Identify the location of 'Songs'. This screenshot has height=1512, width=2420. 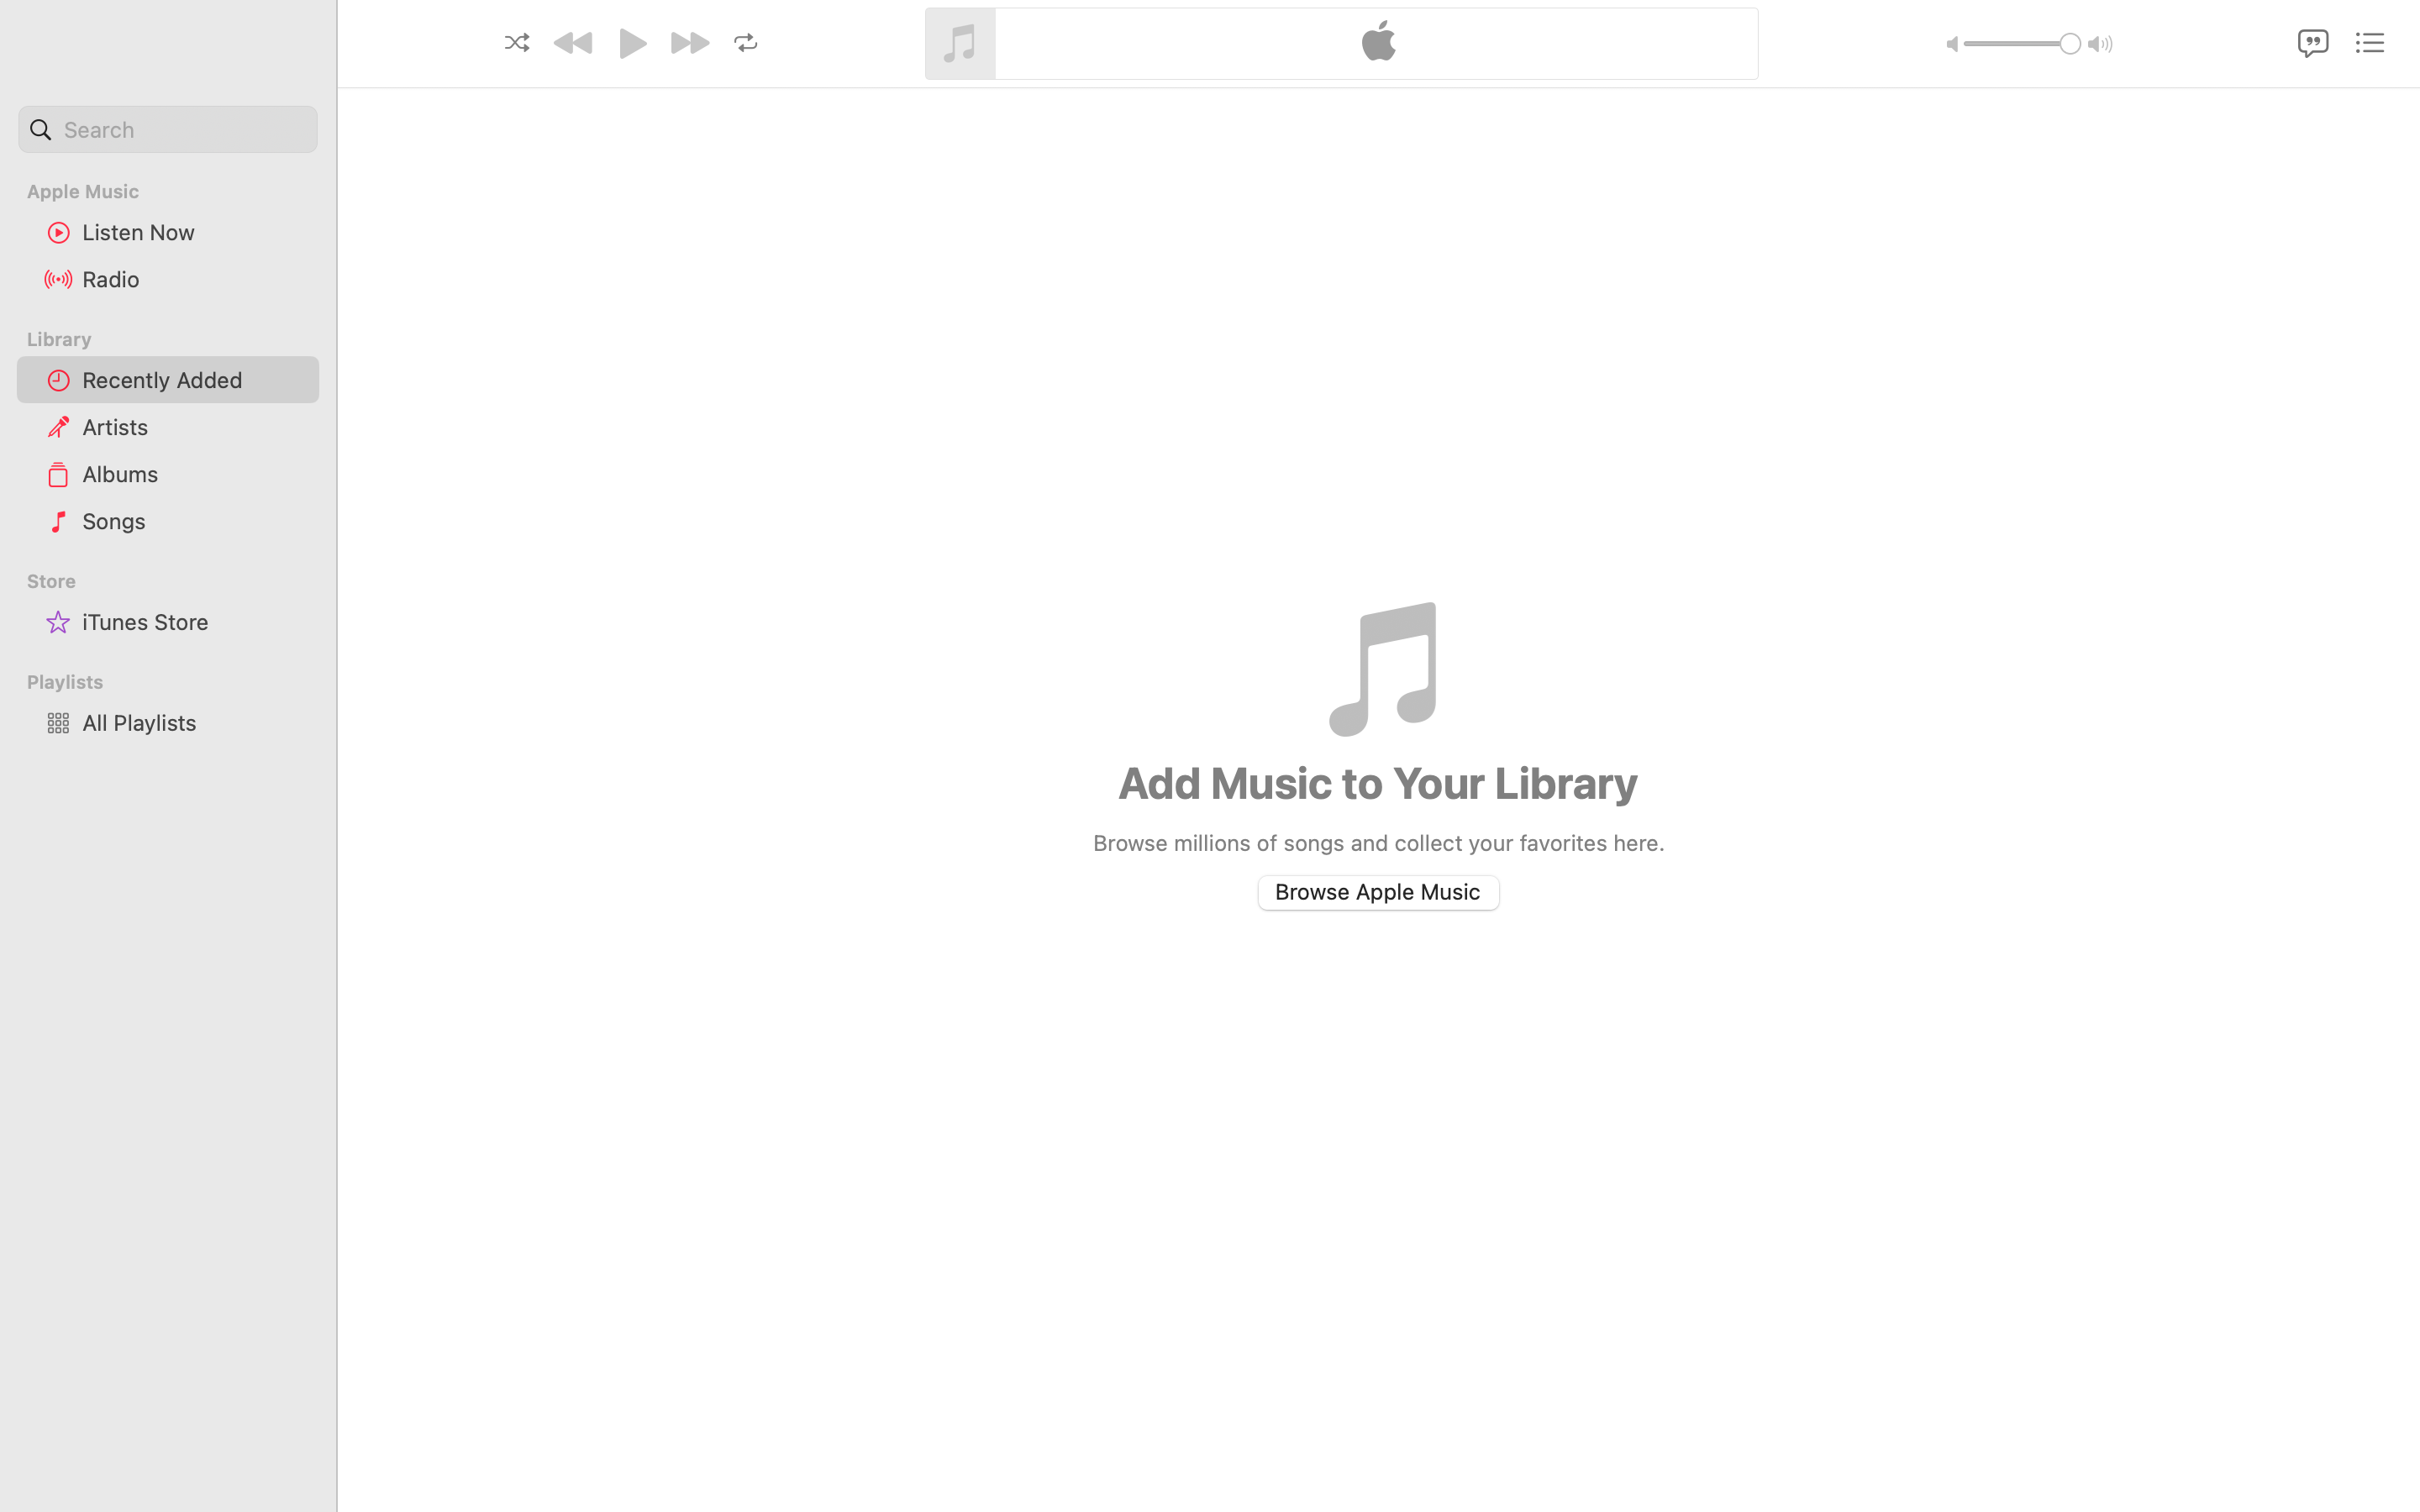
(192, 519).